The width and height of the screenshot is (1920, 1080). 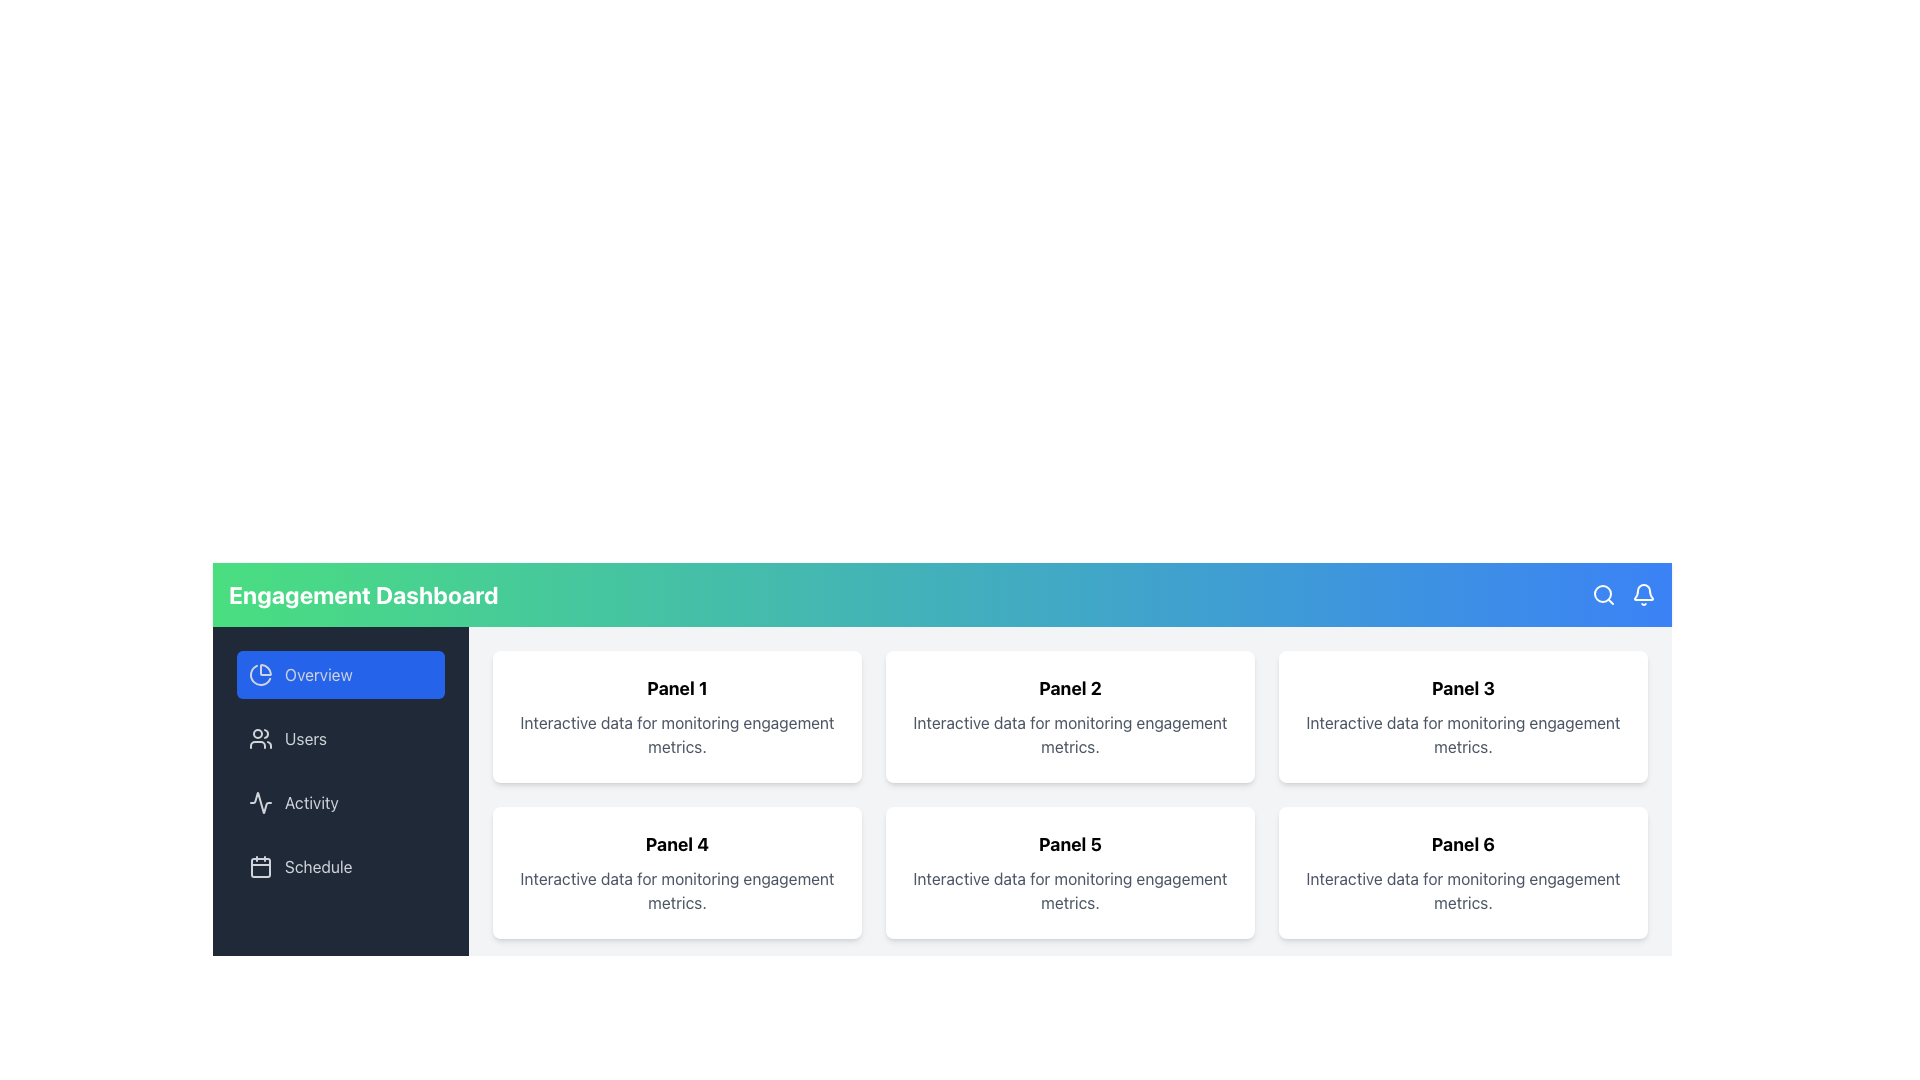 I want to click on the 'Users' text label in the vertical menu under 'Engagement Dashboard', so click(x=305, y=739).